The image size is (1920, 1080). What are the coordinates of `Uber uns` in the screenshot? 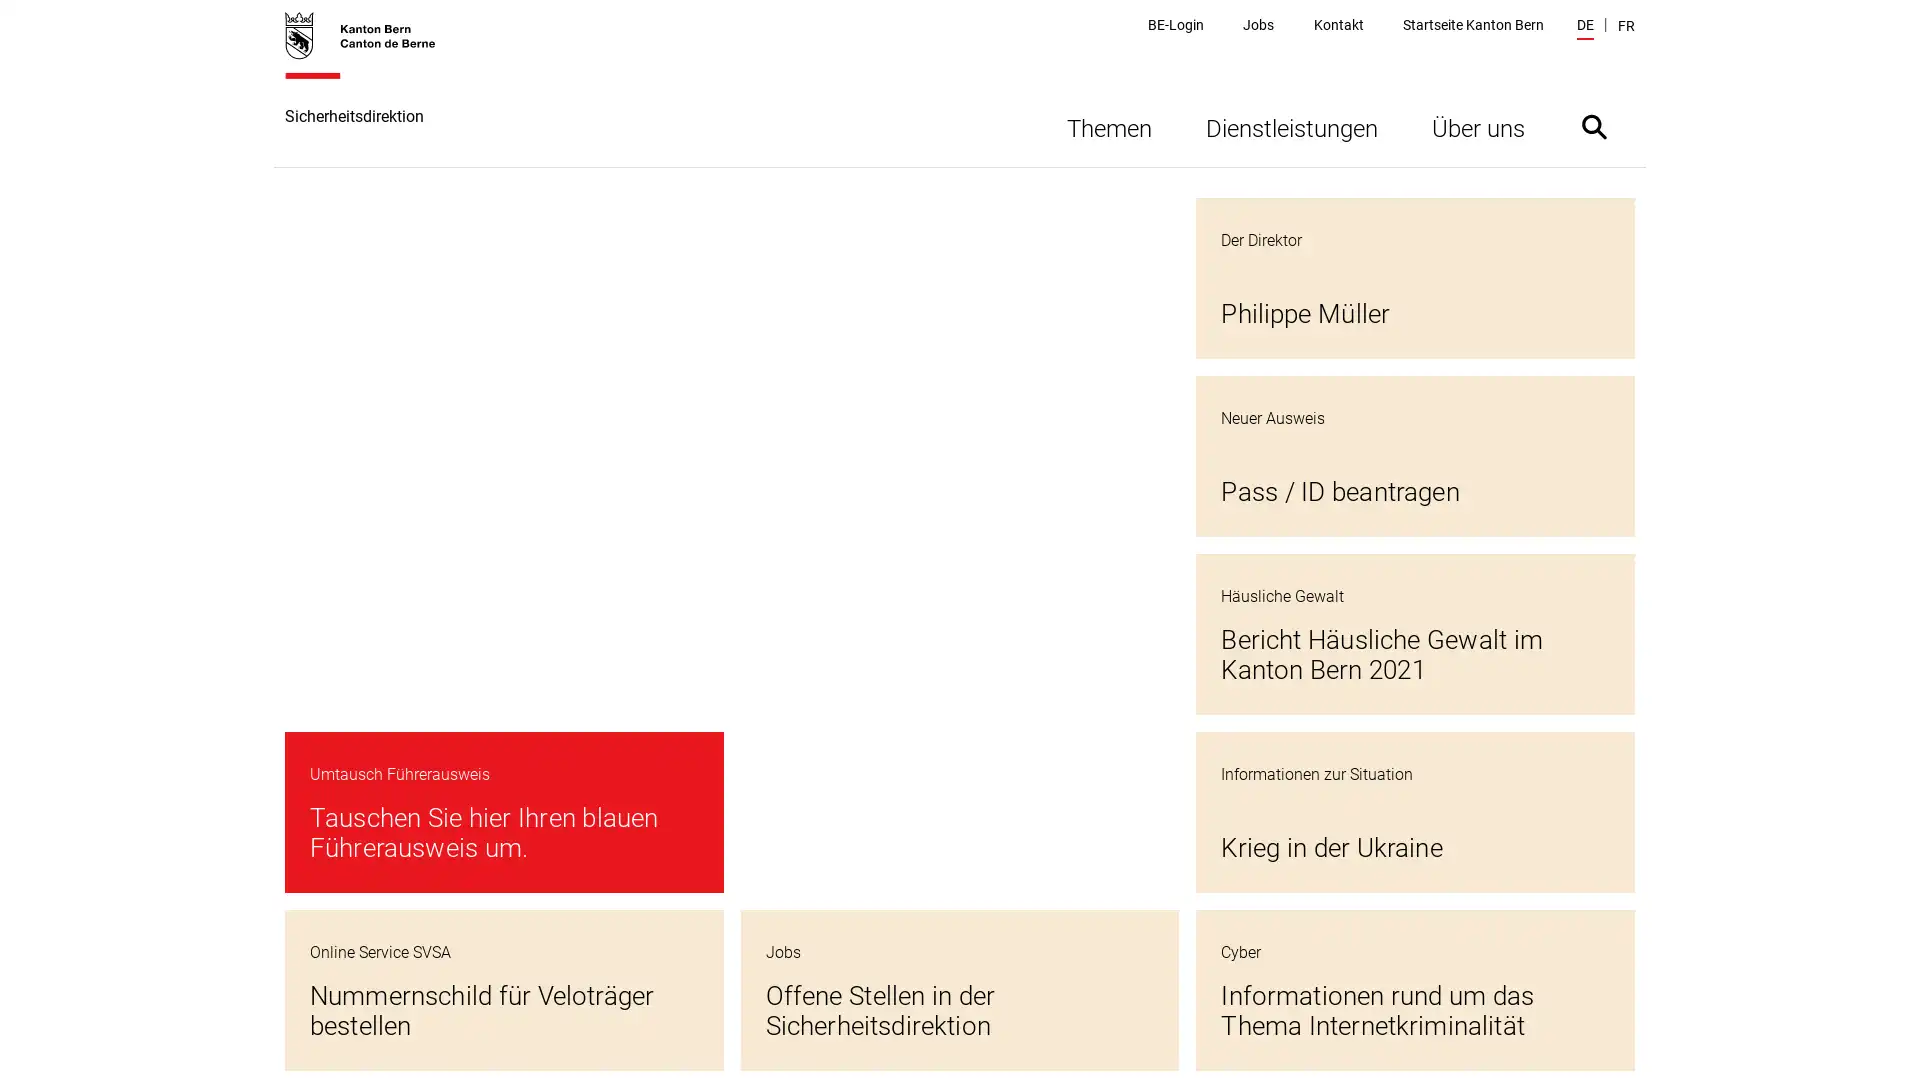 It's located at (1478, 128).